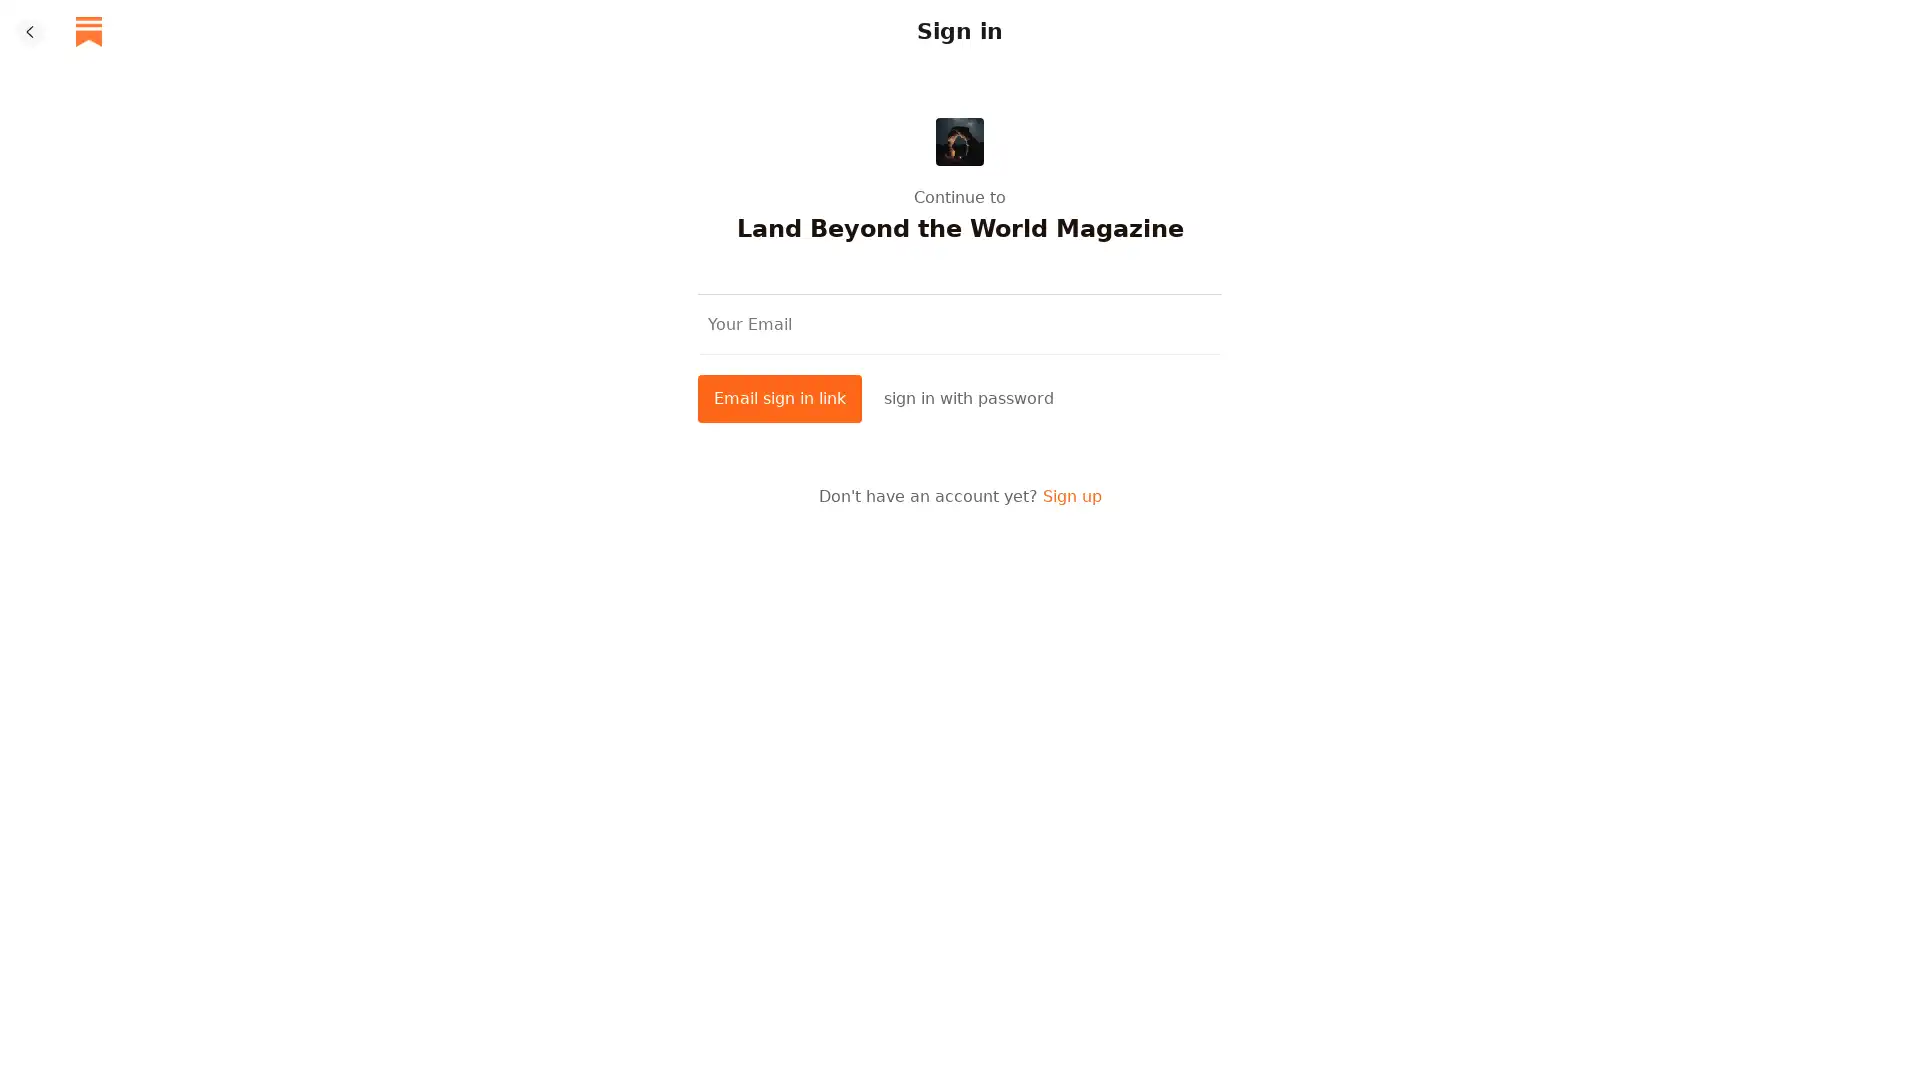 This screenshot has height=1080, width=1920. What do you see at coordinates (778, 398) in the screenshot?
I see `Email sign in link` at bounding box center [778, 398].